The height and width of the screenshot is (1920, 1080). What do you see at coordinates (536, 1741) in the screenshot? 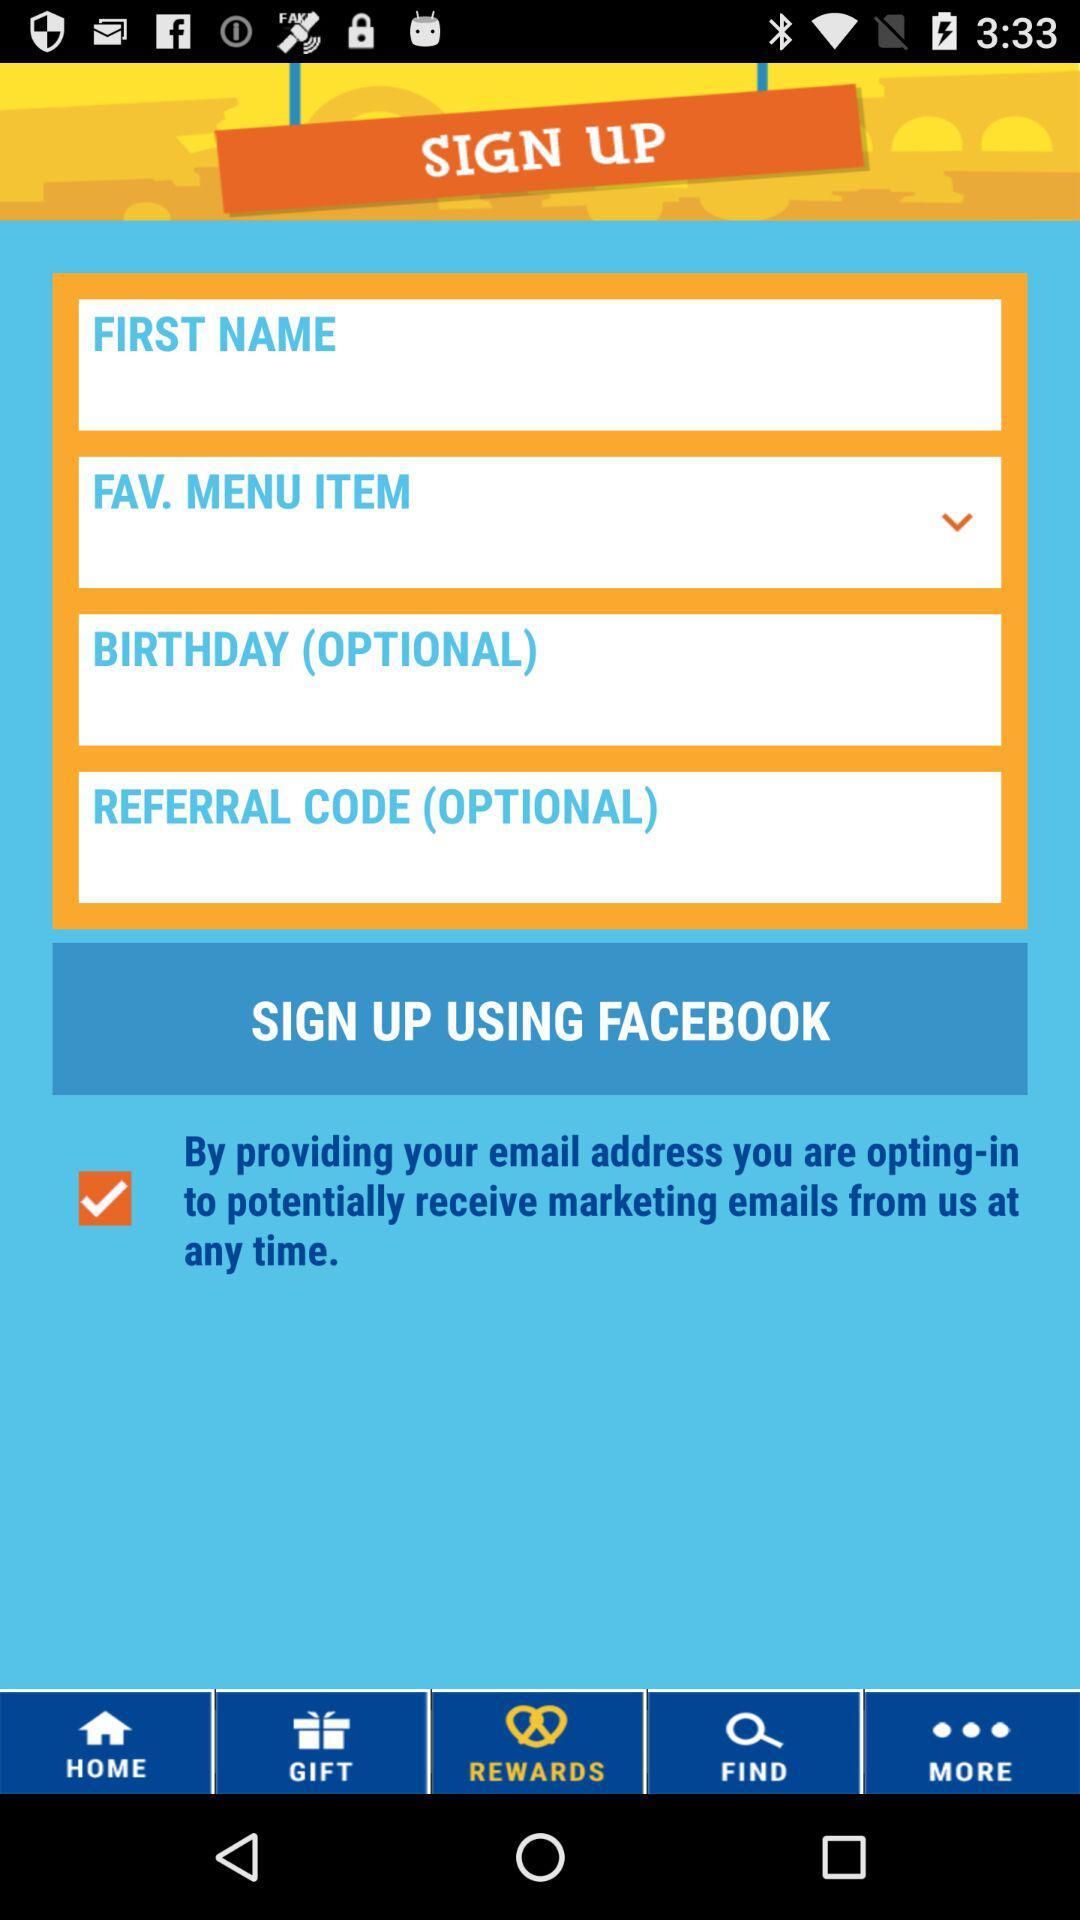
I see `rewards` at bounding box center [536, 1741].